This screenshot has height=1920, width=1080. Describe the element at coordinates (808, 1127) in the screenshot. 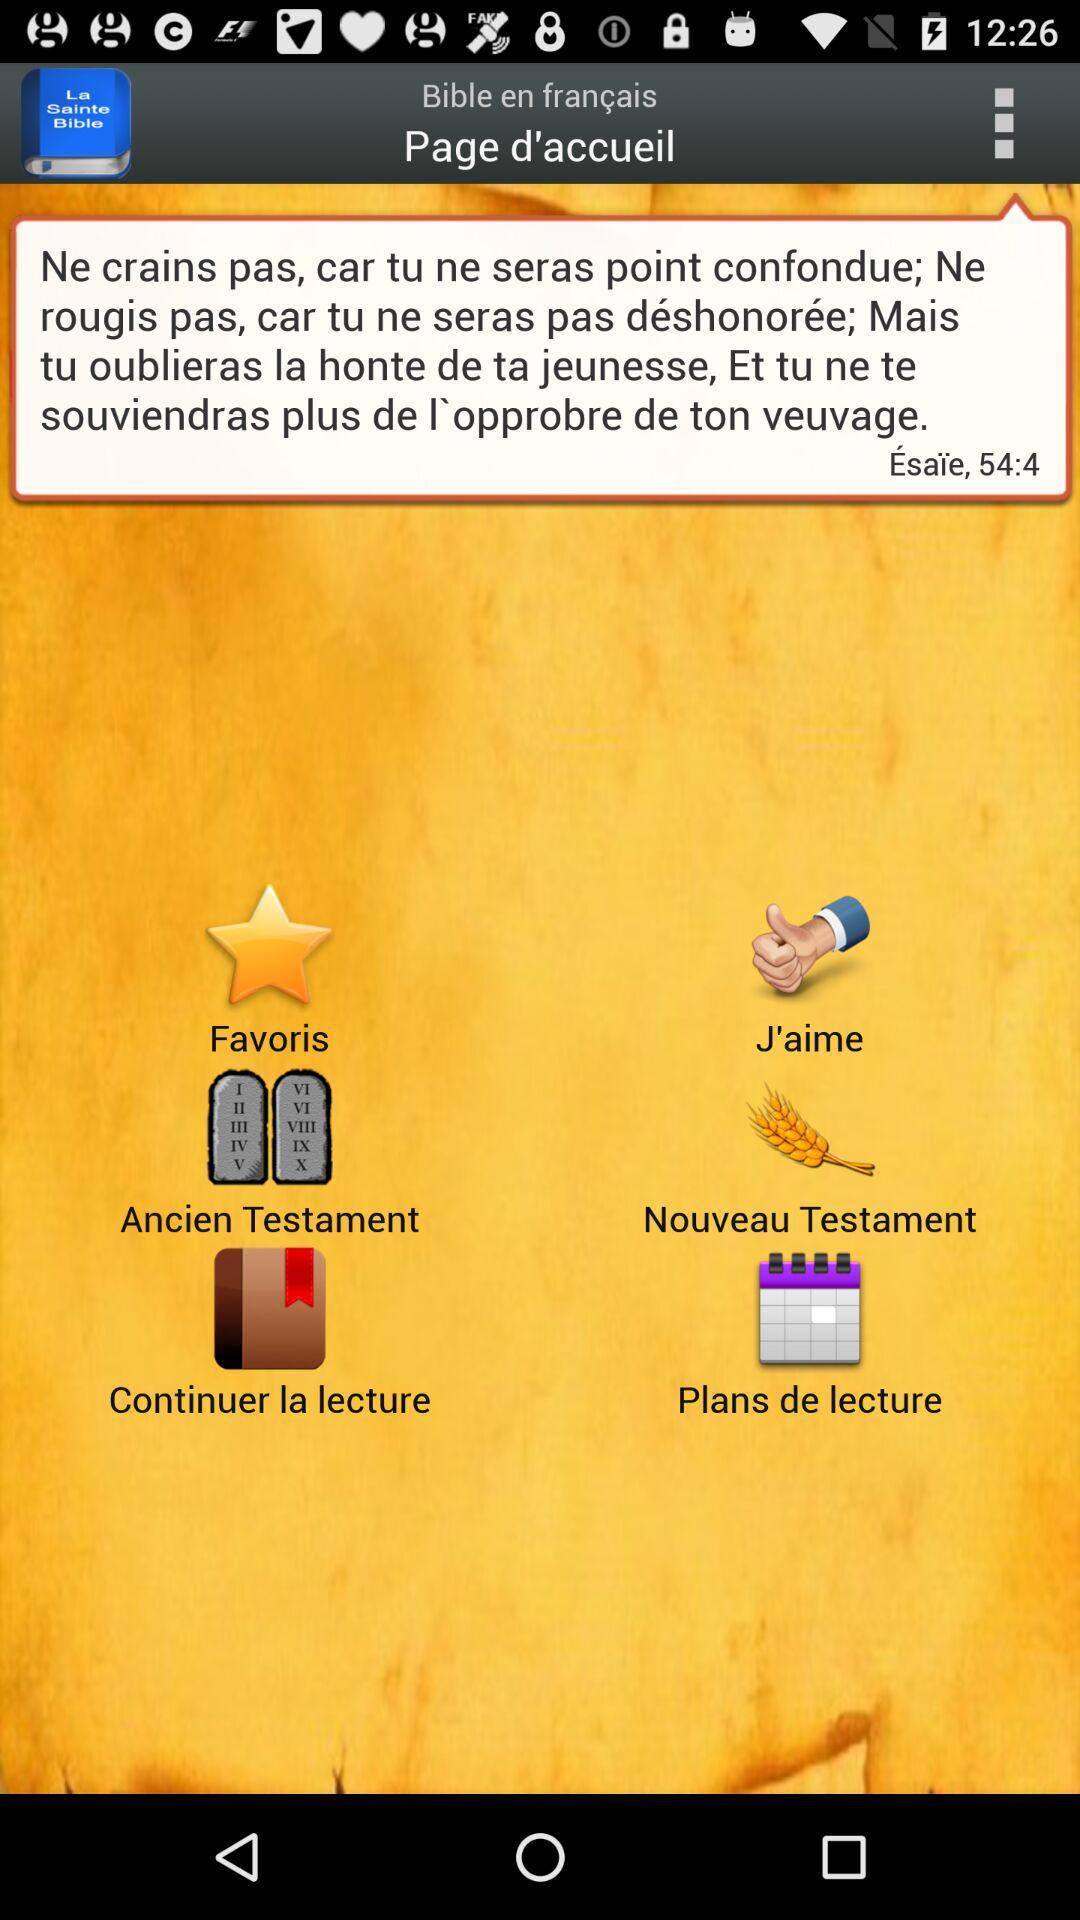

I see `new testament` at that location.